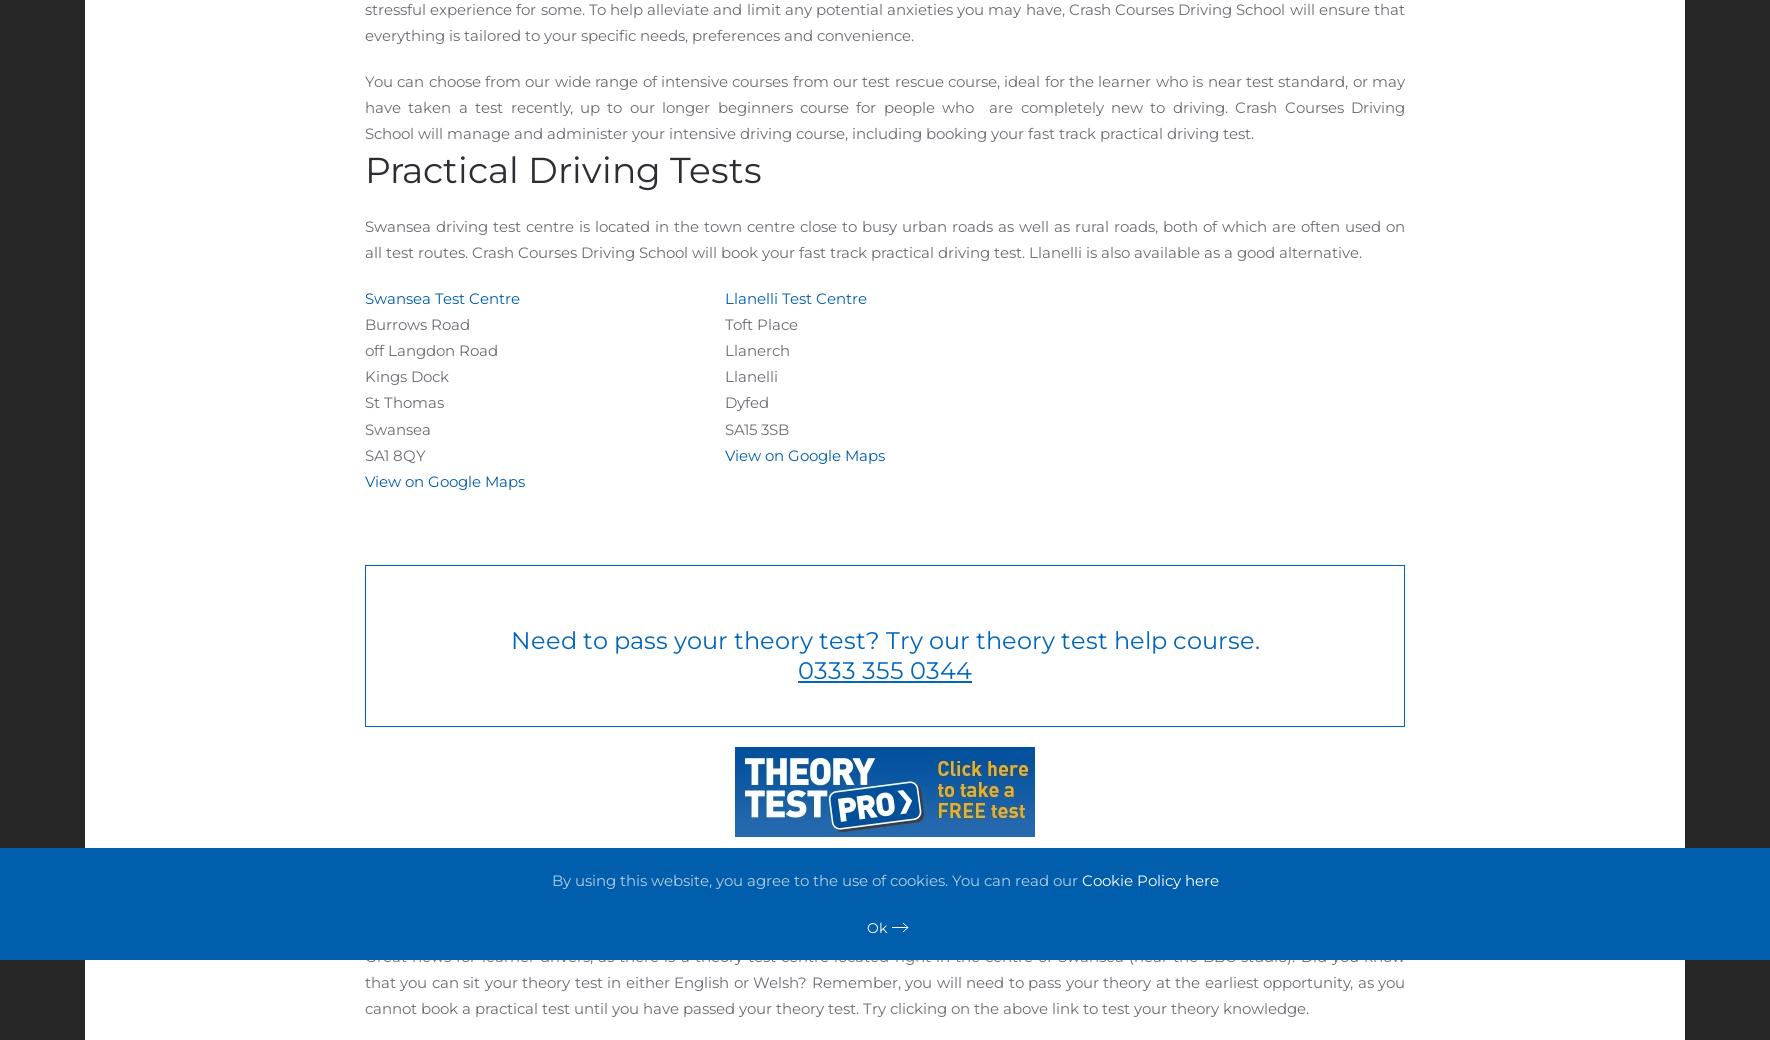 The width and height of the screenshot is (1770, 1040). I want to click on 'Swansea Test Centre', so click(441, 297).